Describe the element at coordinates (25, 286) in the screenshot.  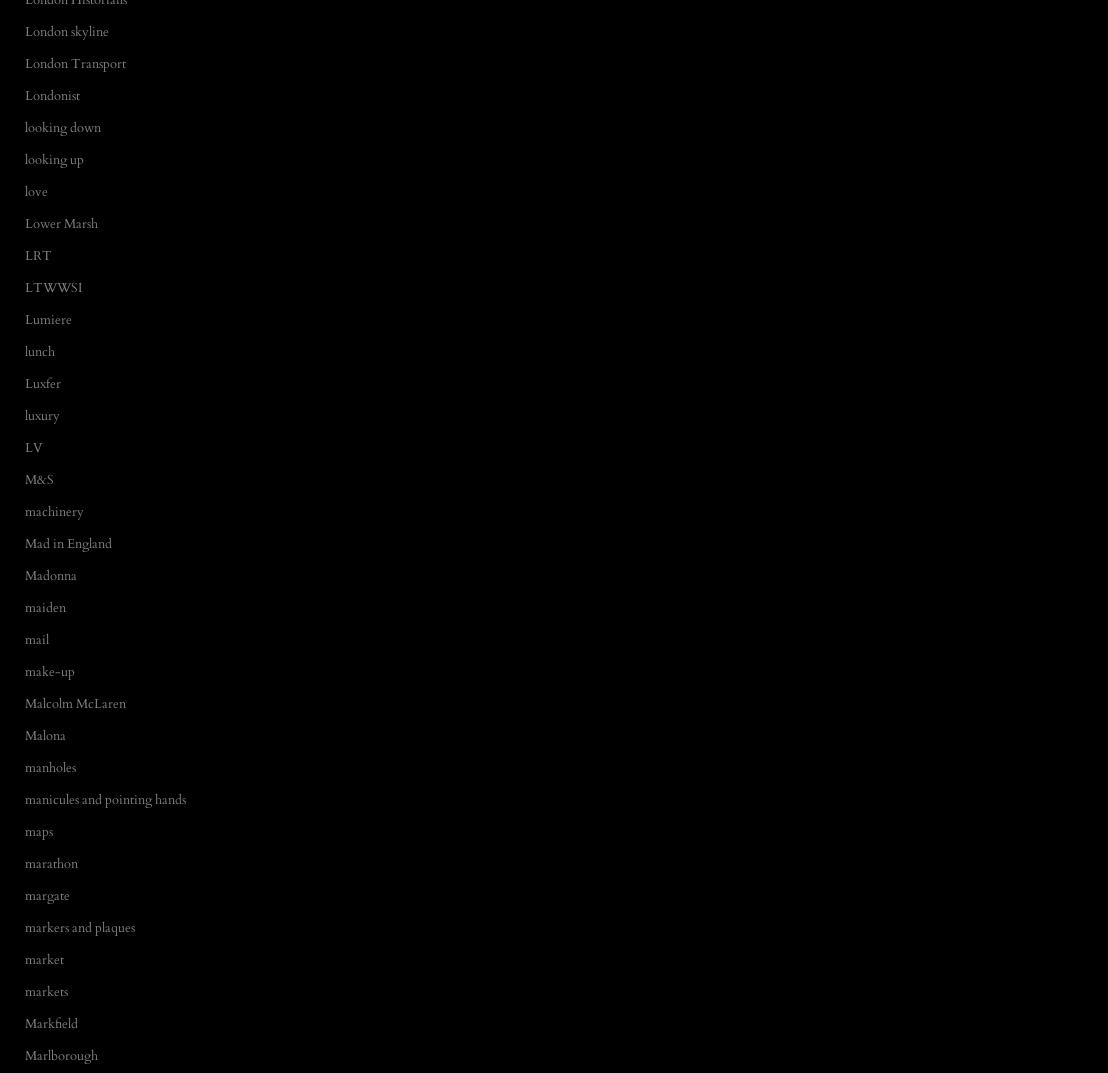
I see `'LTWWSI'` at that location.